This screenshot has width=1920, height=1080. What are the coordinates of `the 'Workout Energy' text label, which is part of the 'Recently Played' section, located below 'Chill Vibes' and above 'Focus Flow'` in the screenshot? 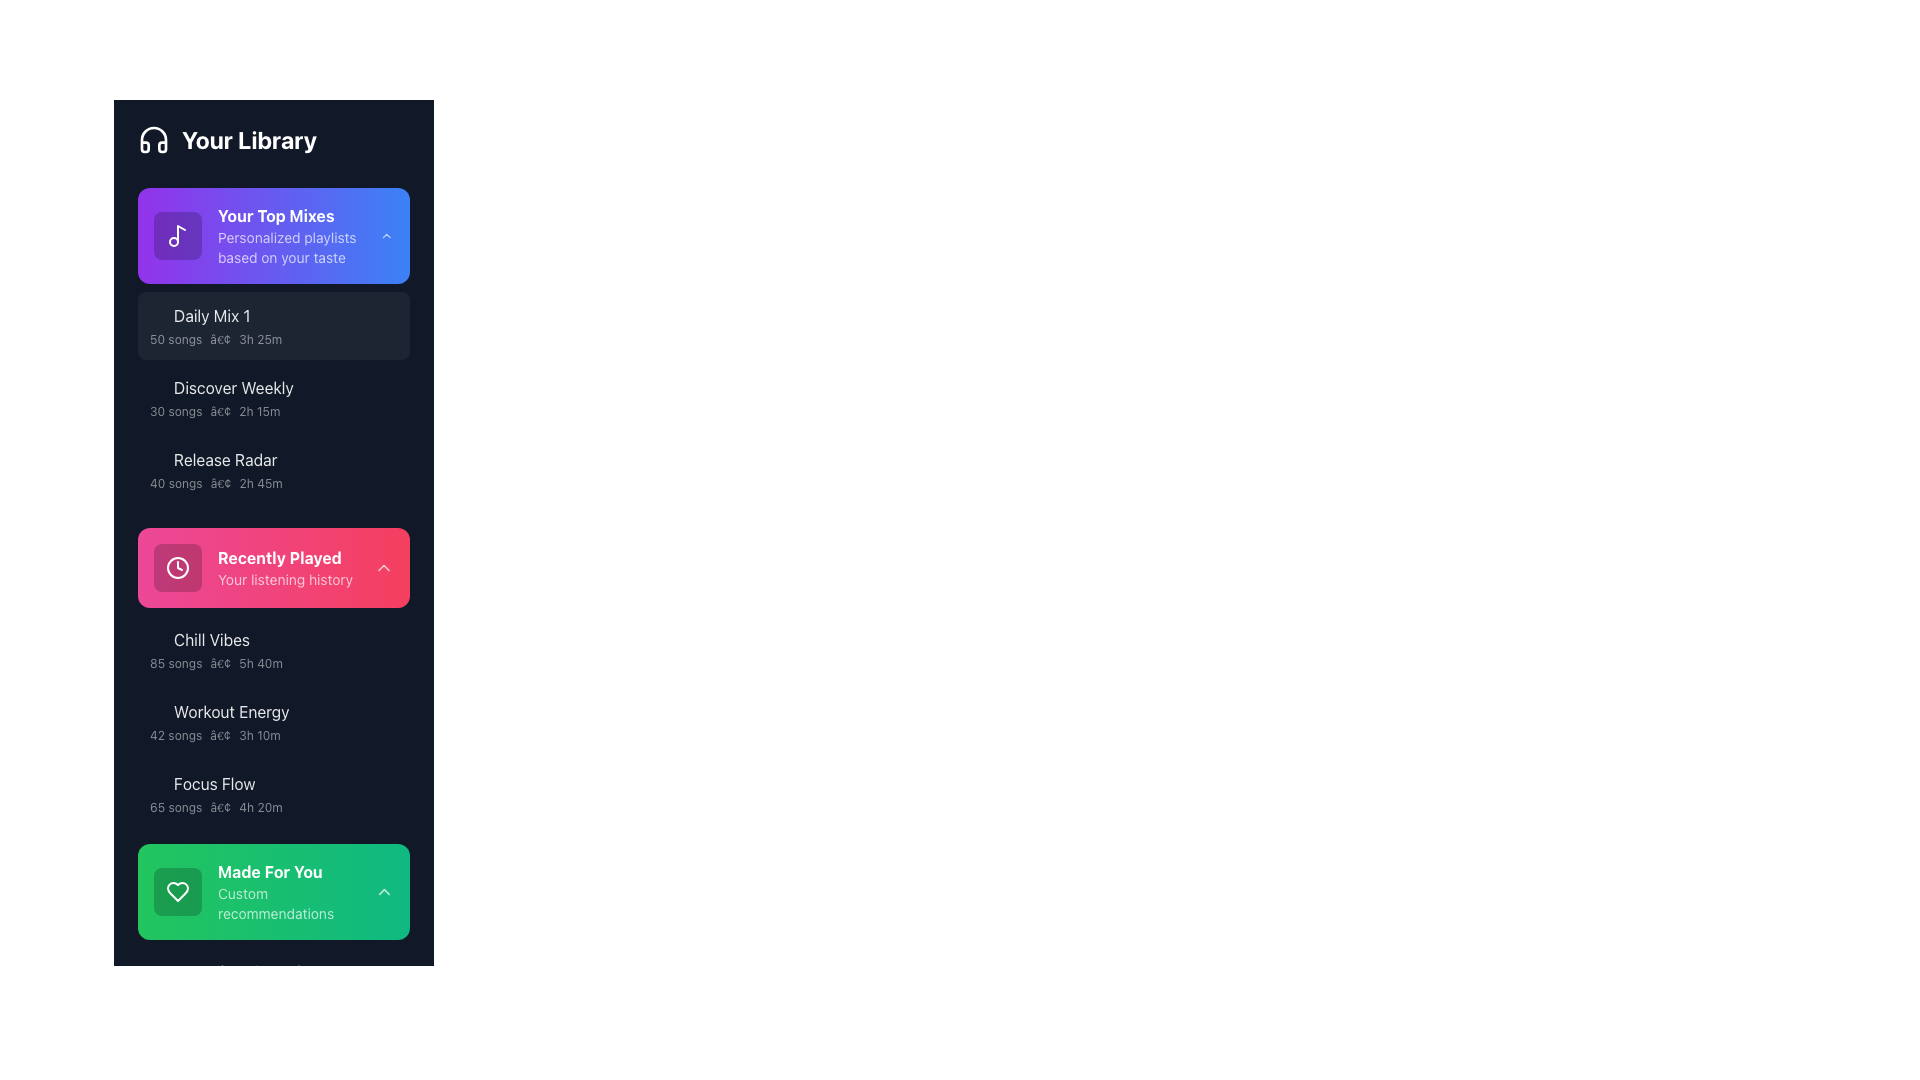 It's located at (231, 711).